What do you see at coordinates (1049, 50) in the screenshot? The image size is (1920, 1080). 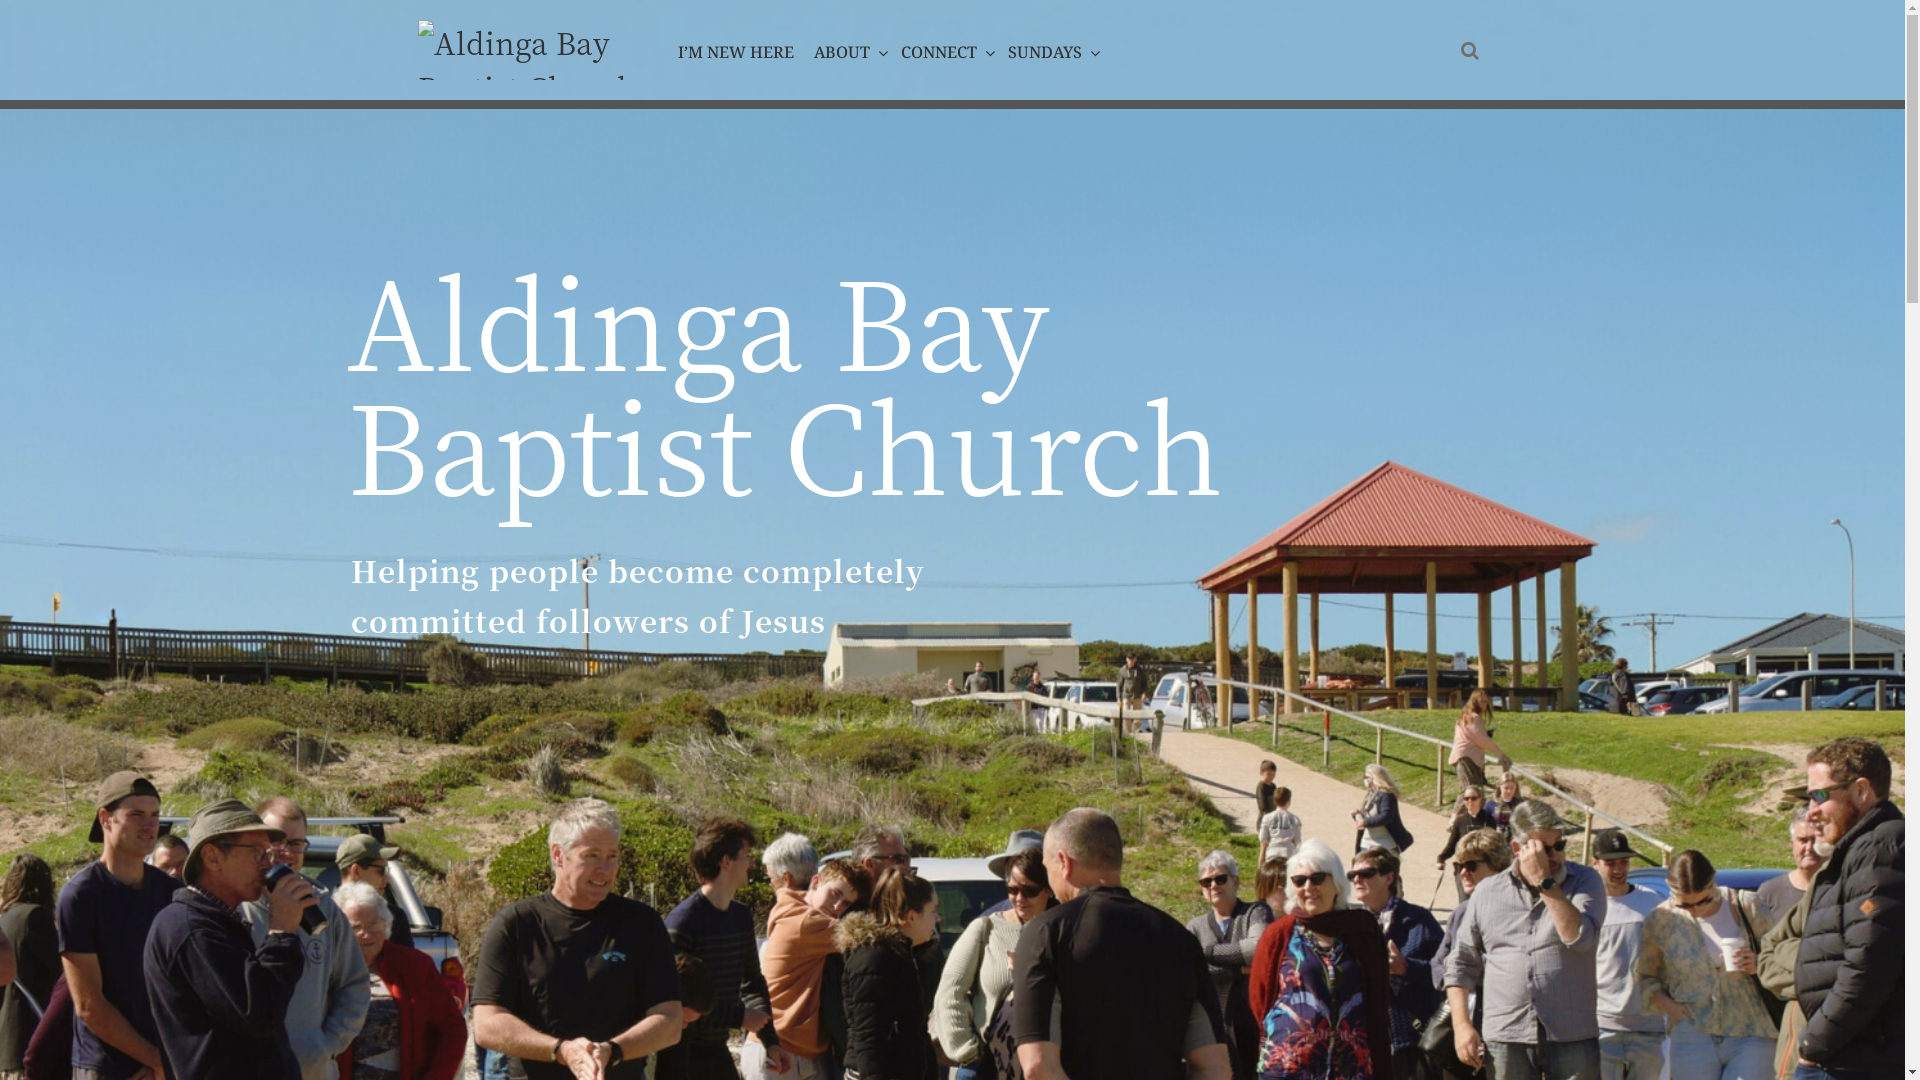 I see `'SUNDAYS'` at bounding box center [1049, 50].